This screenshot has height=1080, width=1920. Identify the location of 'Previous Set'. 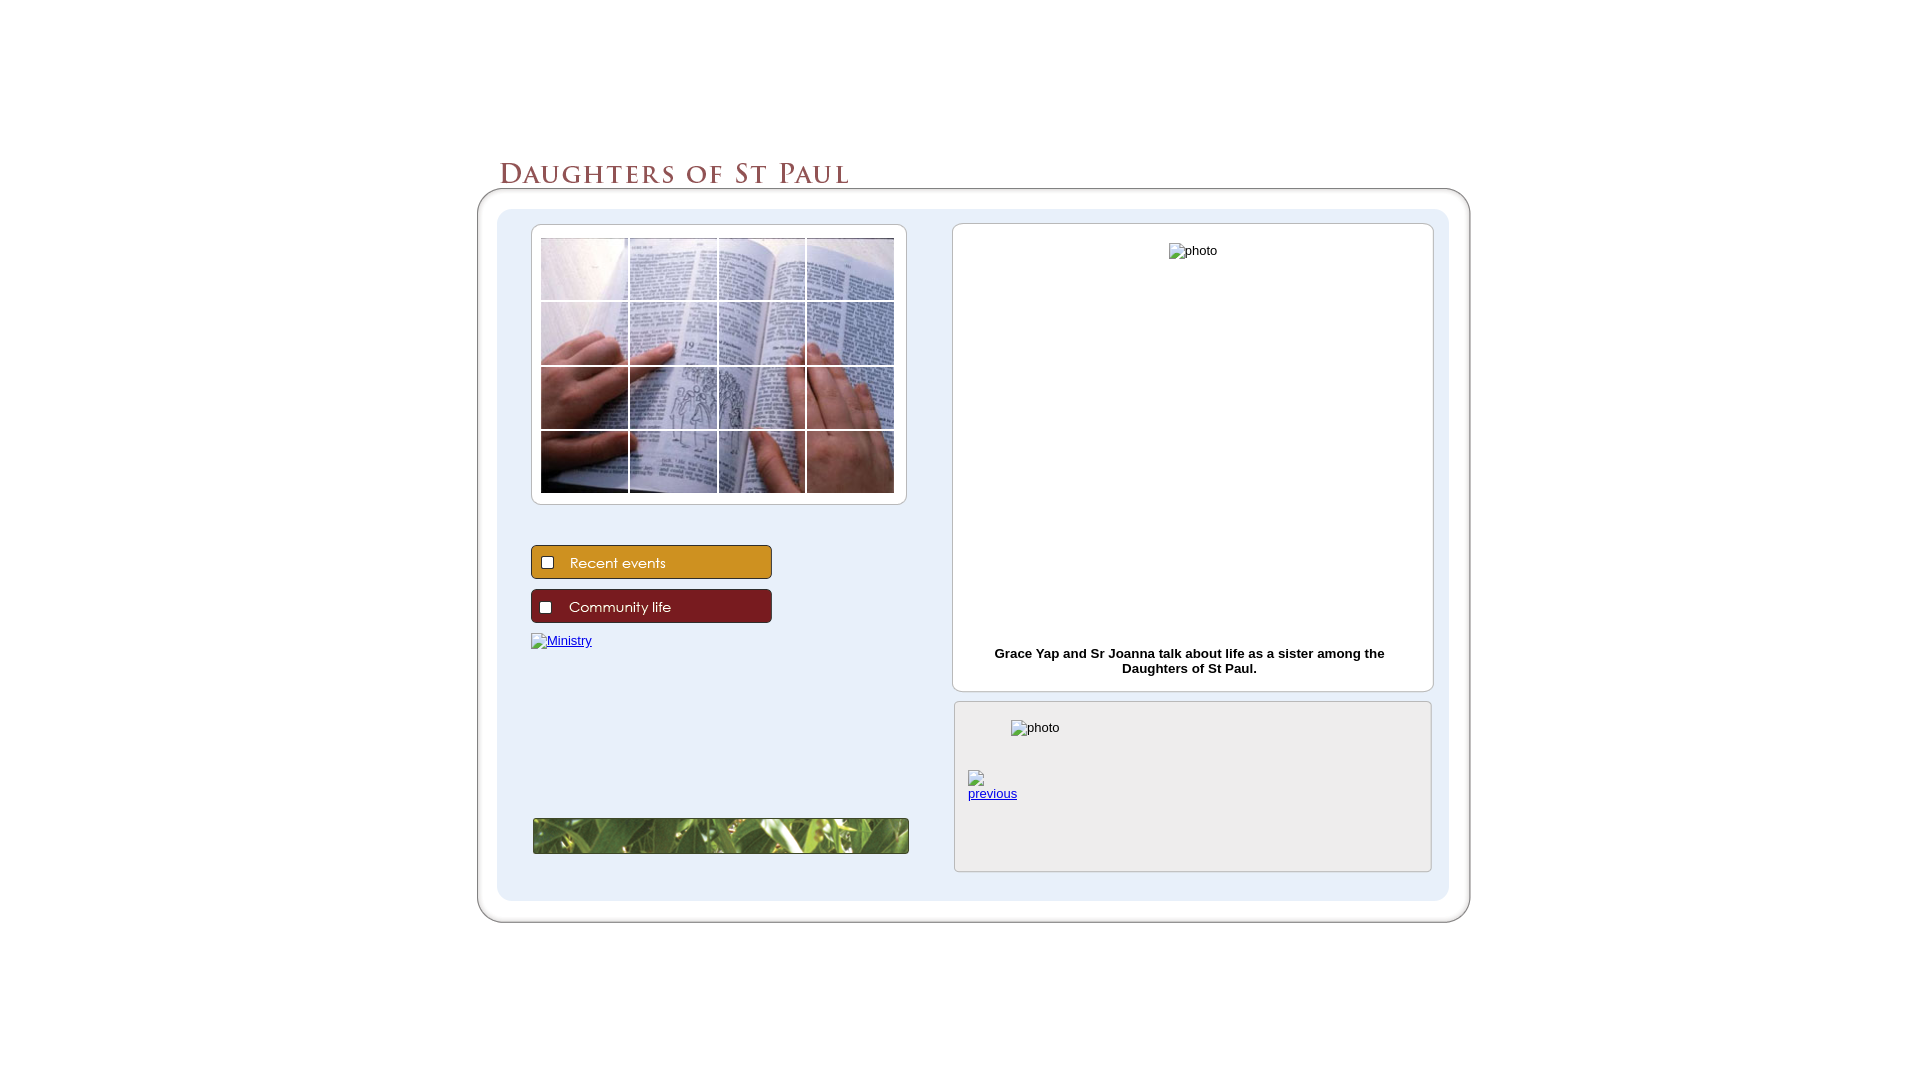
(992, 792).